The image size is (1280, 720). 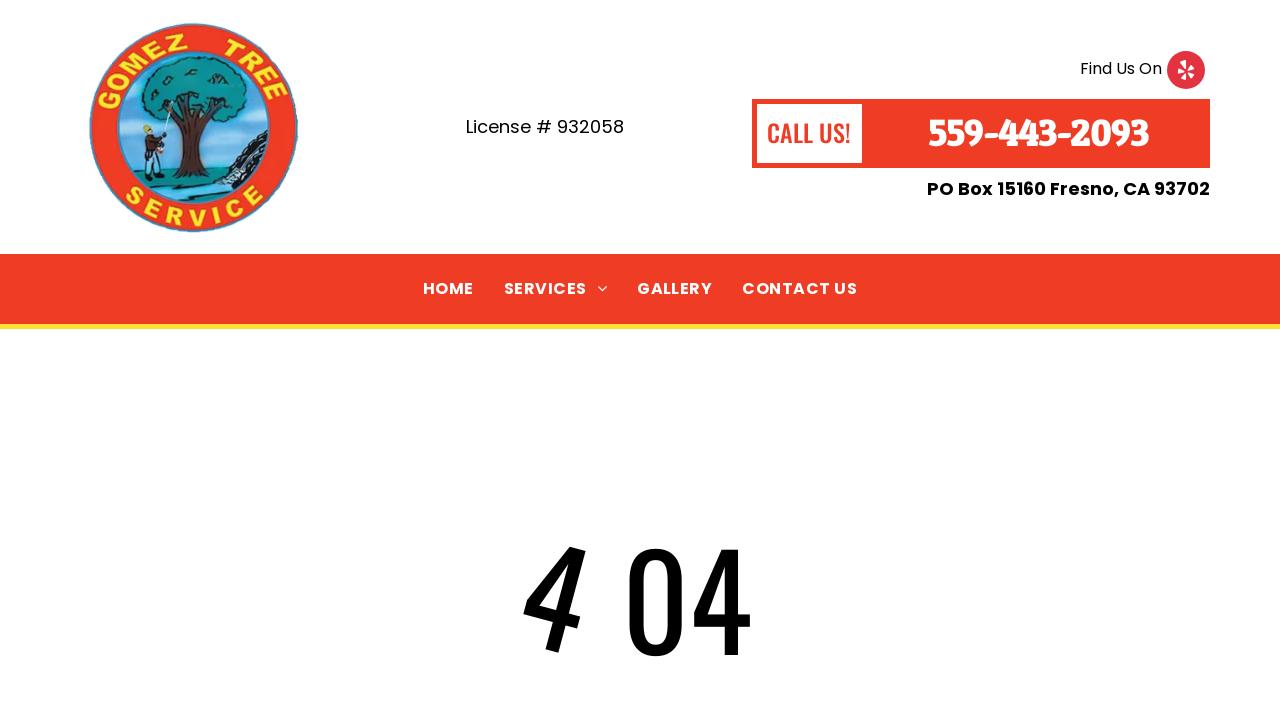 What do you see at coordinates (578, 376) in the screenshot?
I see `'TREE REMOVAL'` at bounding box center [578, 376].